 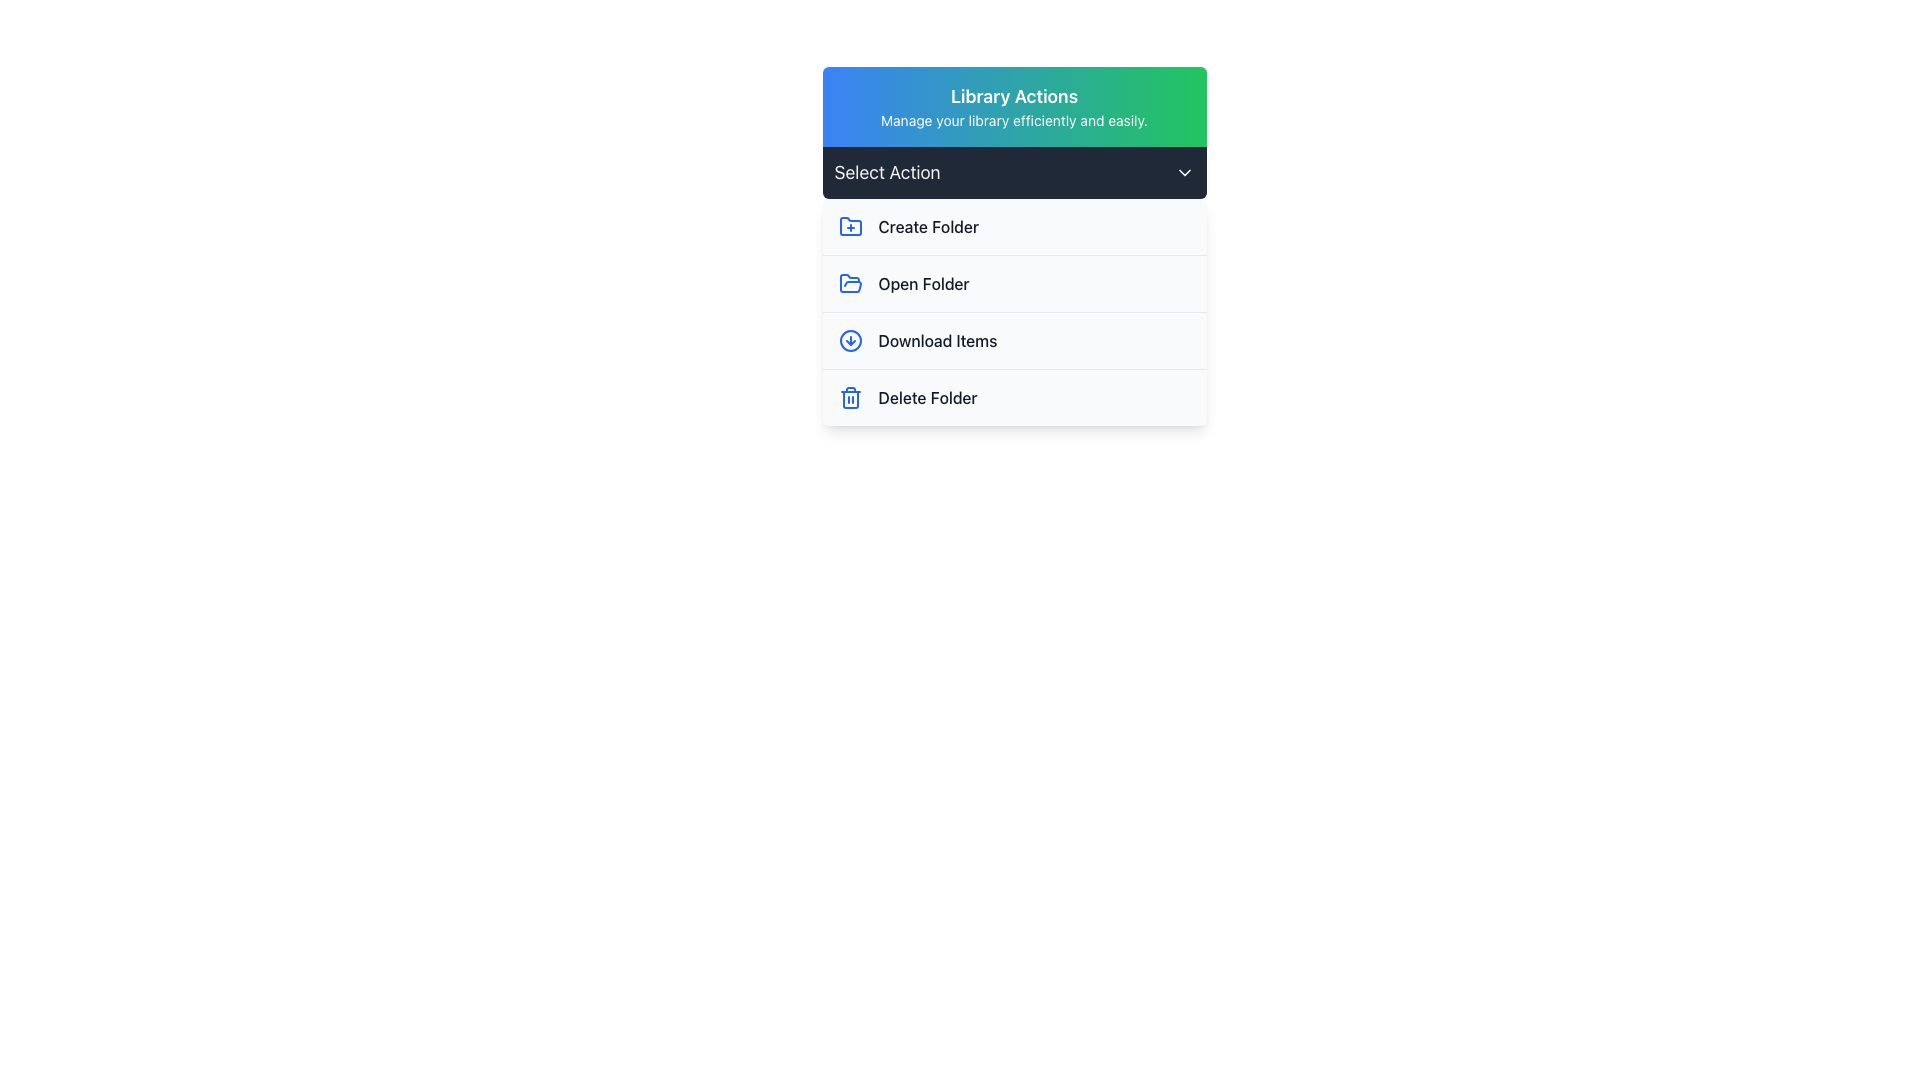 I want to click on the Text label that triggers the download functionality for items, located within the 'Library Actions' section and positioned to the right of a downward pointing arrow icon, so click(x=936, y=339).